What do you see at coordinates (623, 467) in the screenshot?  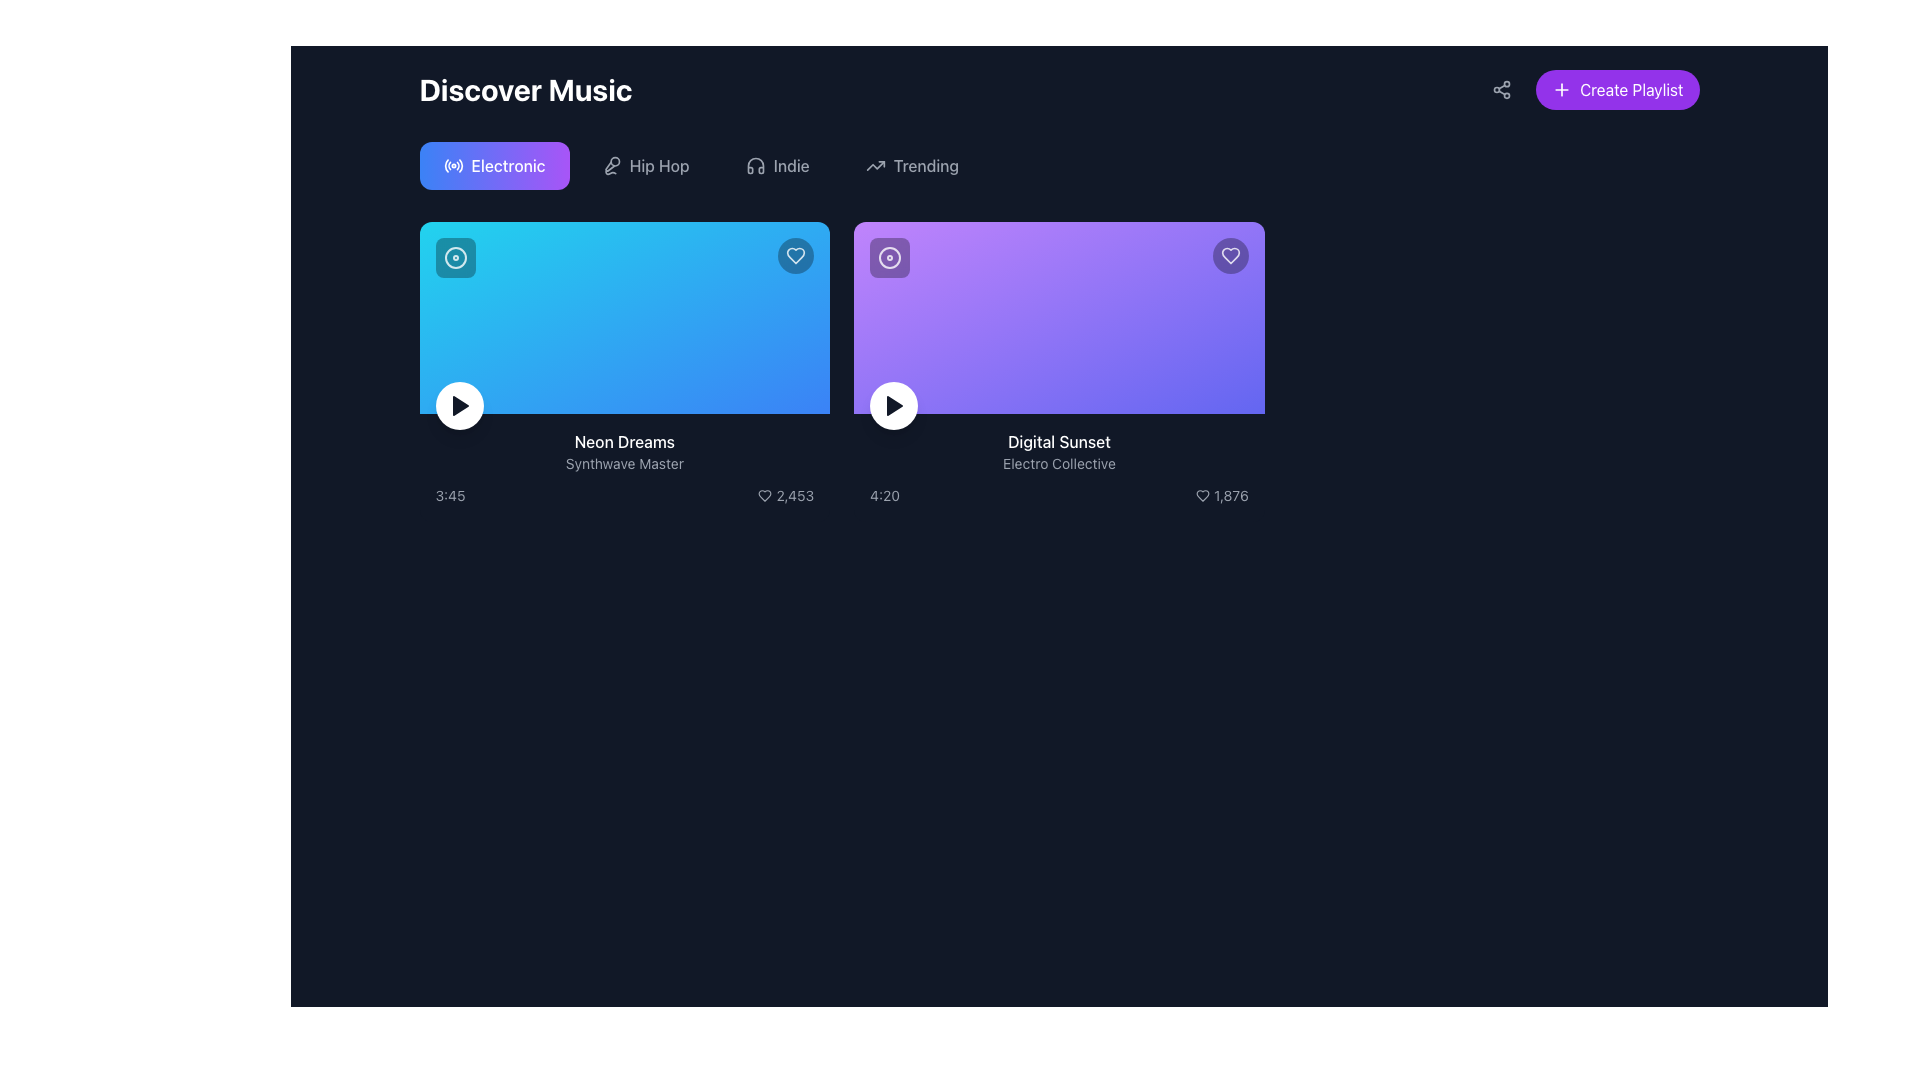 I see `the Information Display Element that shows the title, artist, duration, and popularity of a music track located in the left card of the top row in the grid layout` at bounding box center [623, 467].